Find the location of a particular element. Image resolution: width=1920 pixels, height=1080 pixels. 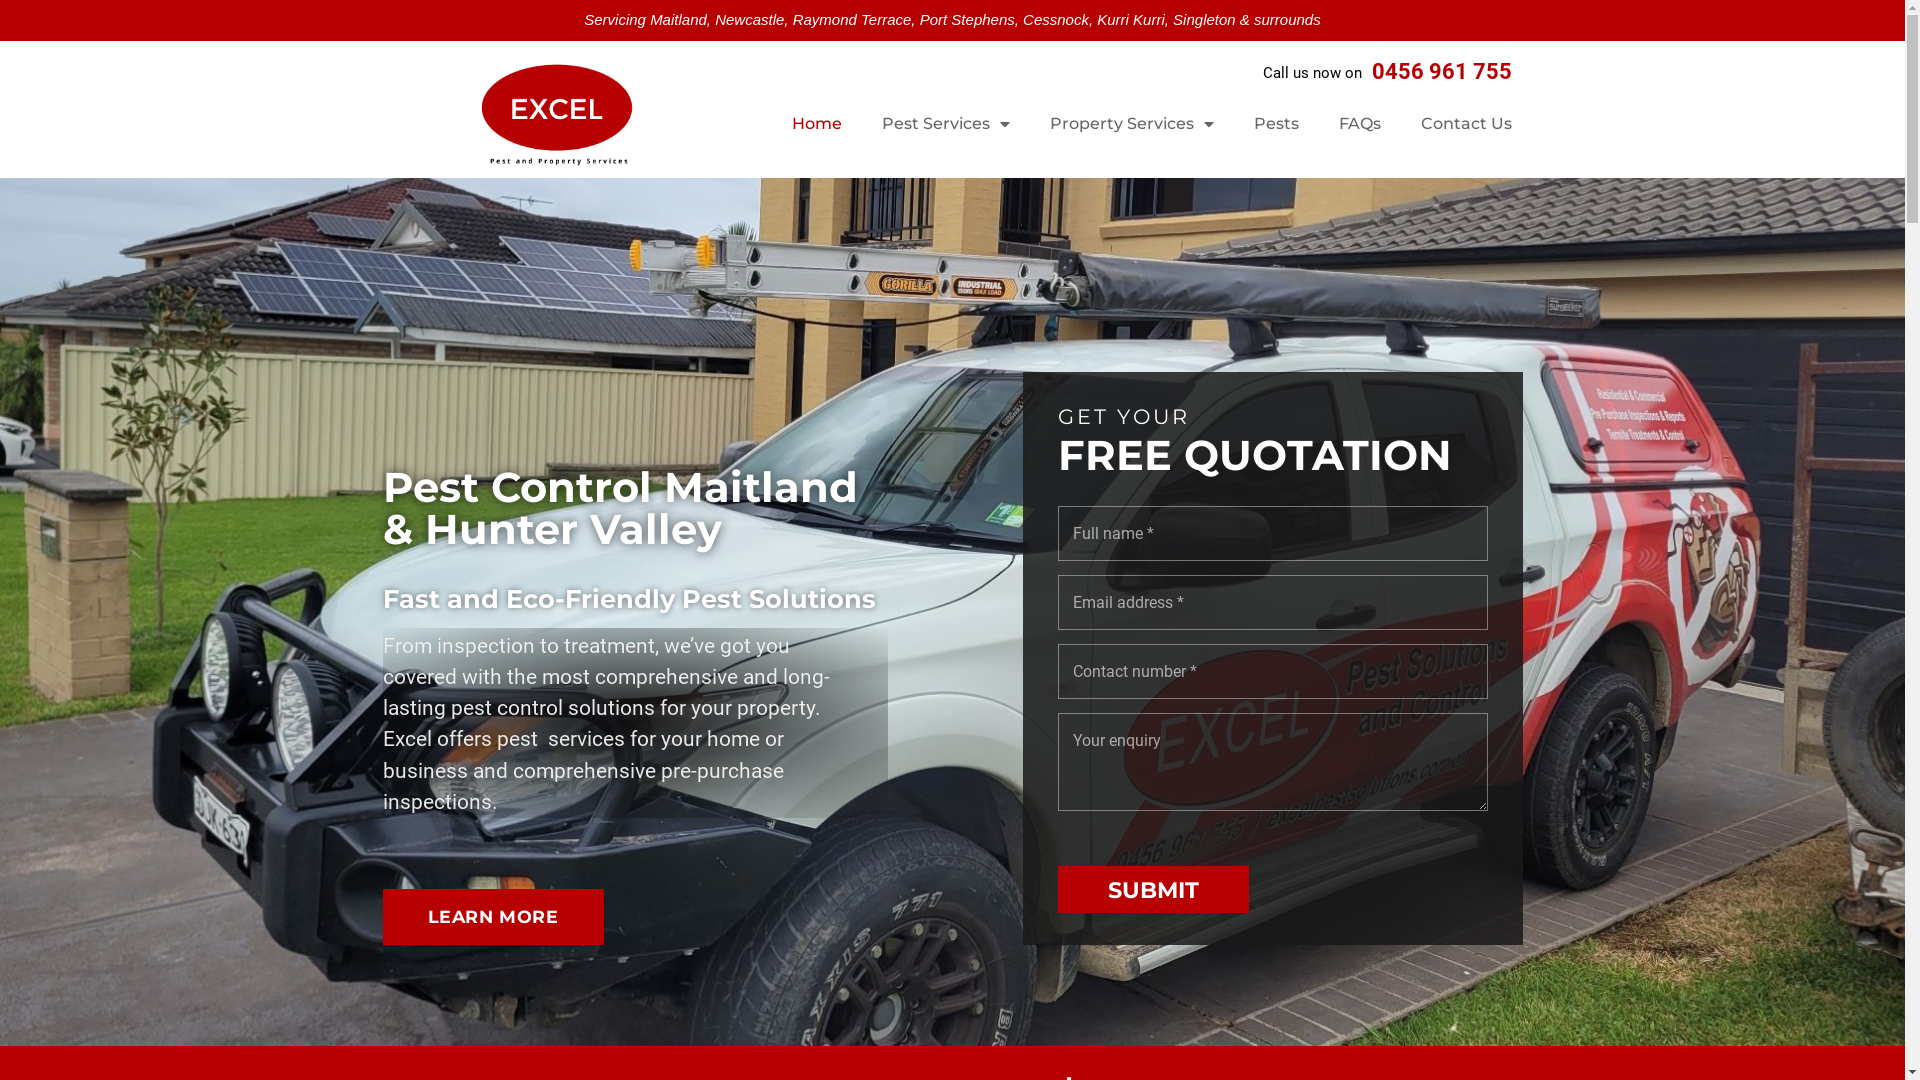

'Pests' is located at coordinates (1252, 123).